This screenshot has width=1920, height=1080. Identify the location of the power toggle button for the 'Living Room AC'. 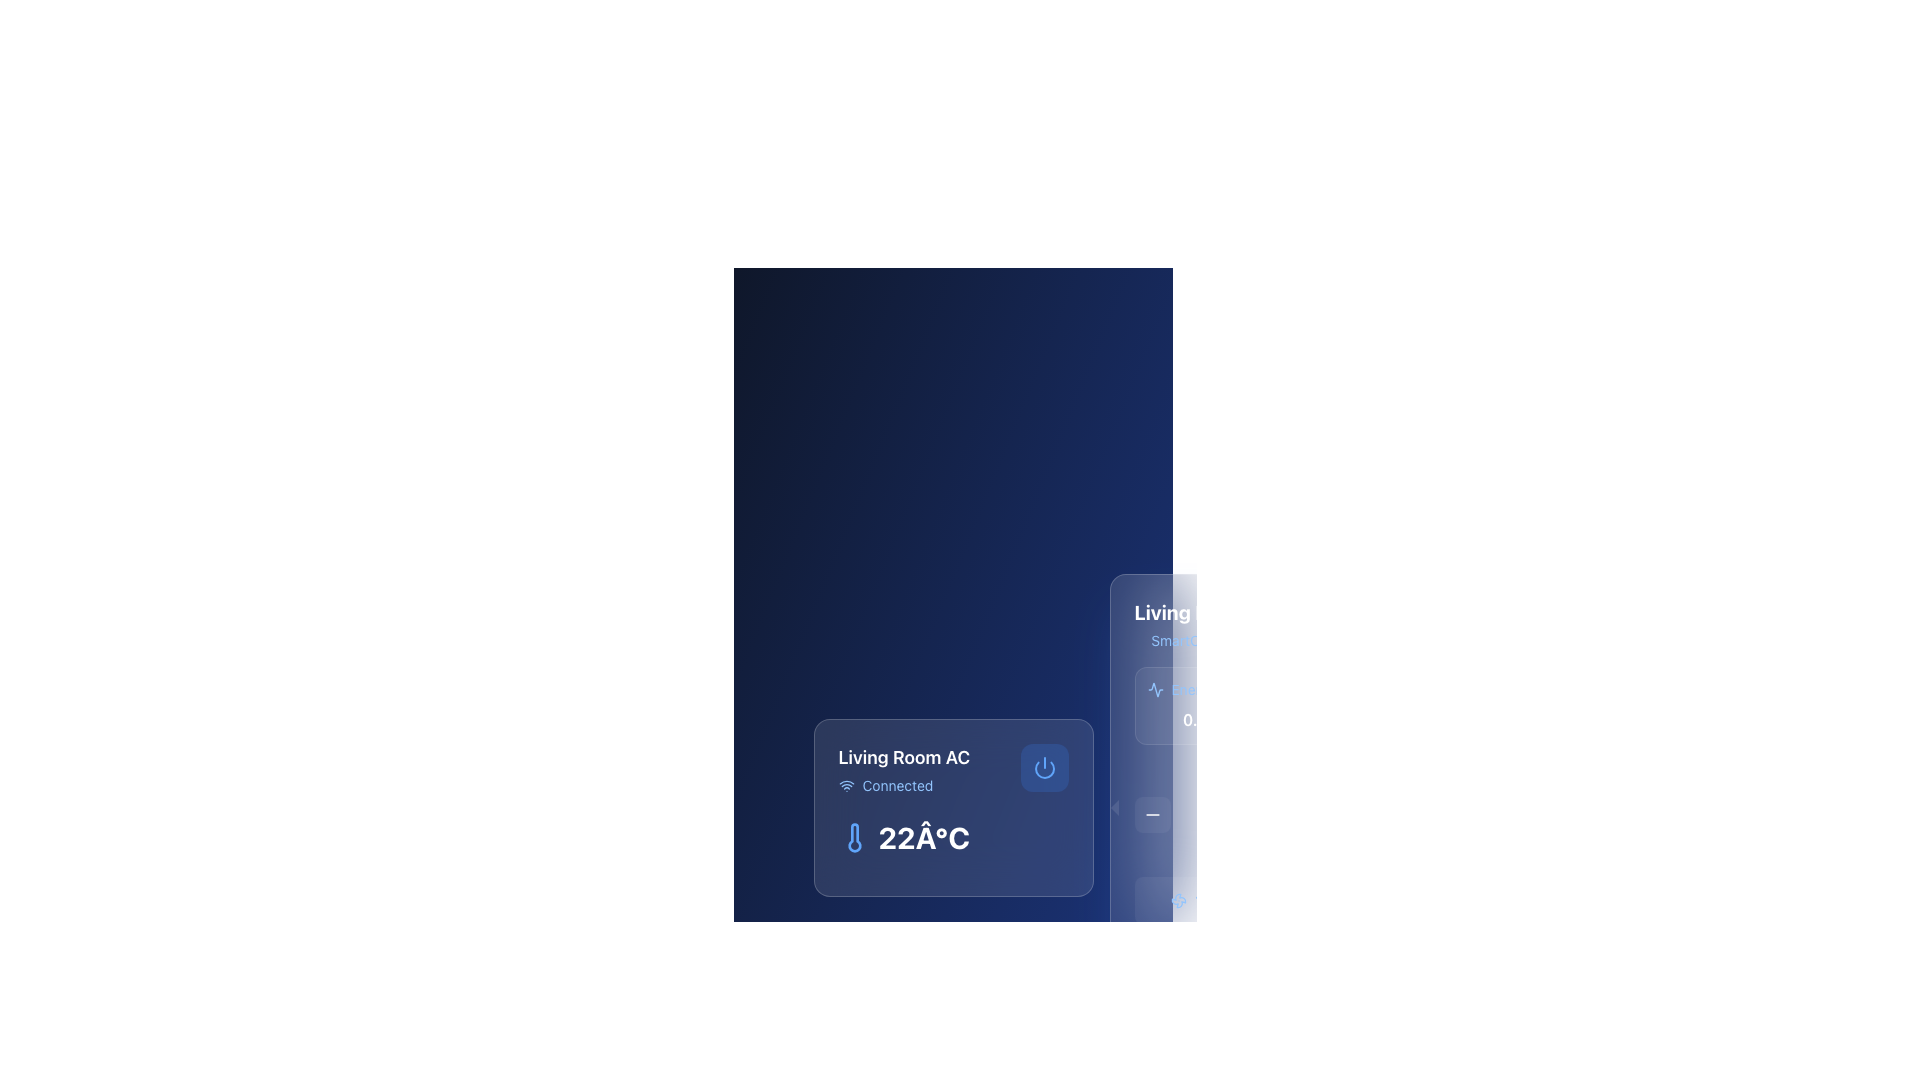
(1043, 766).